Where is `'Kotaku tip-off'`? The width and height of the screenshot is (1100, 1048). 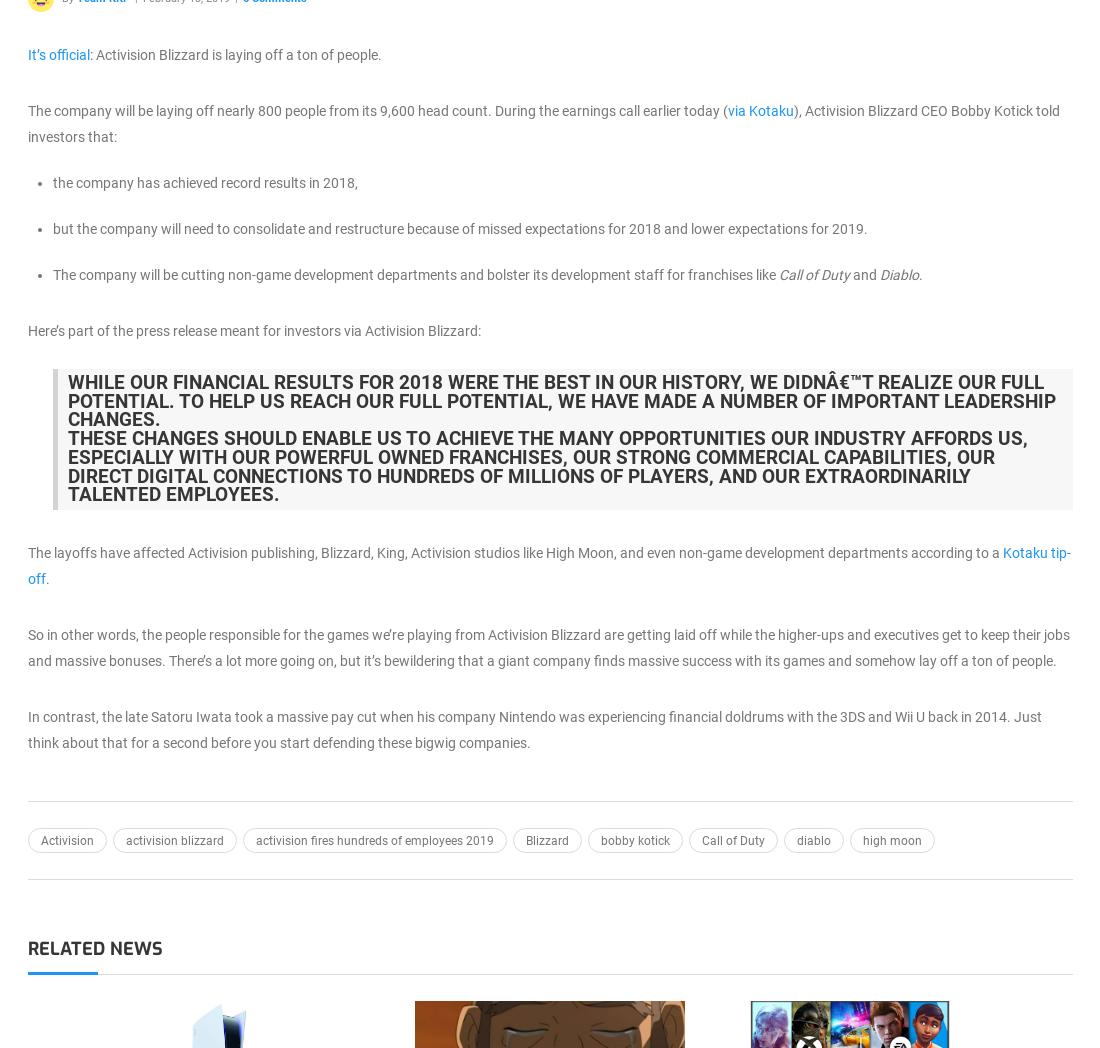 'Kotaku tip-off' is located at coordinates (548, 565).